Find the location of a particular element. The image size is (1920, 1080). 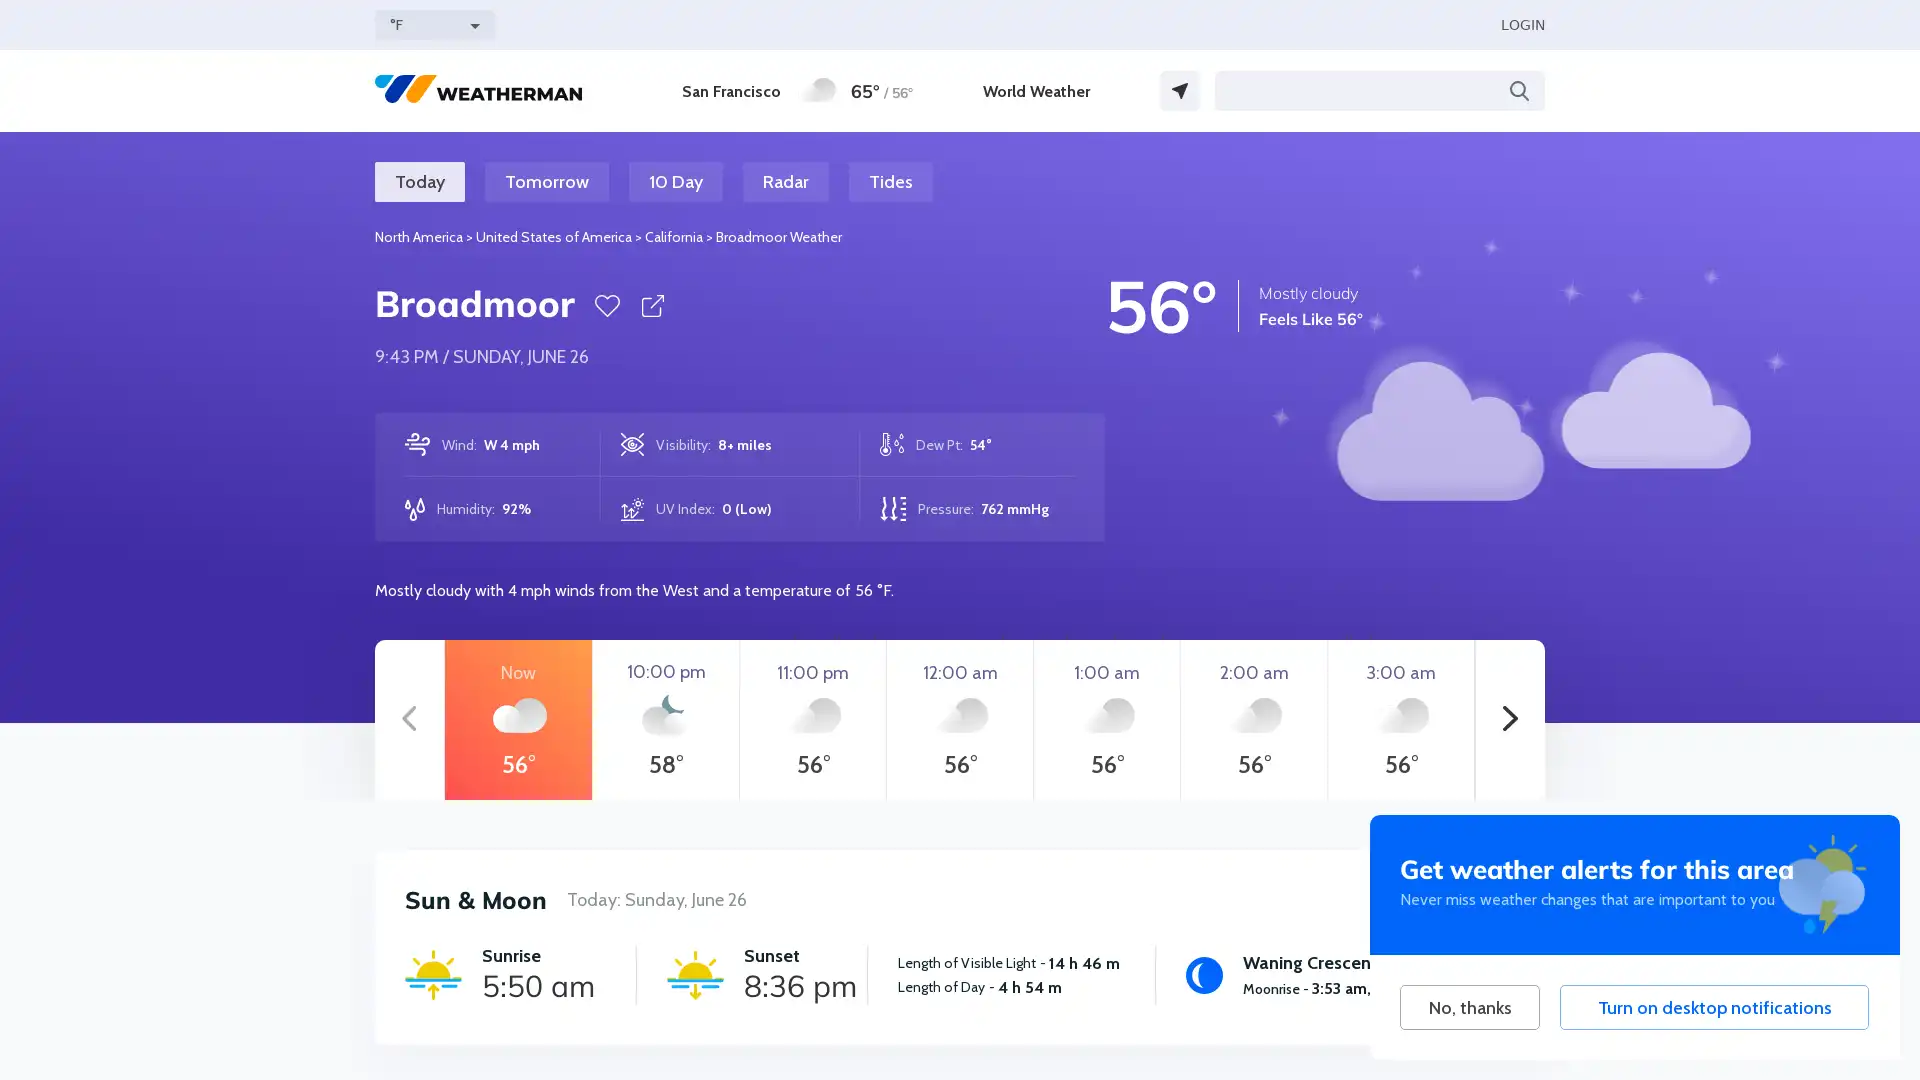

Turn on desktop notifications is located at coordinates (1713, 1007).